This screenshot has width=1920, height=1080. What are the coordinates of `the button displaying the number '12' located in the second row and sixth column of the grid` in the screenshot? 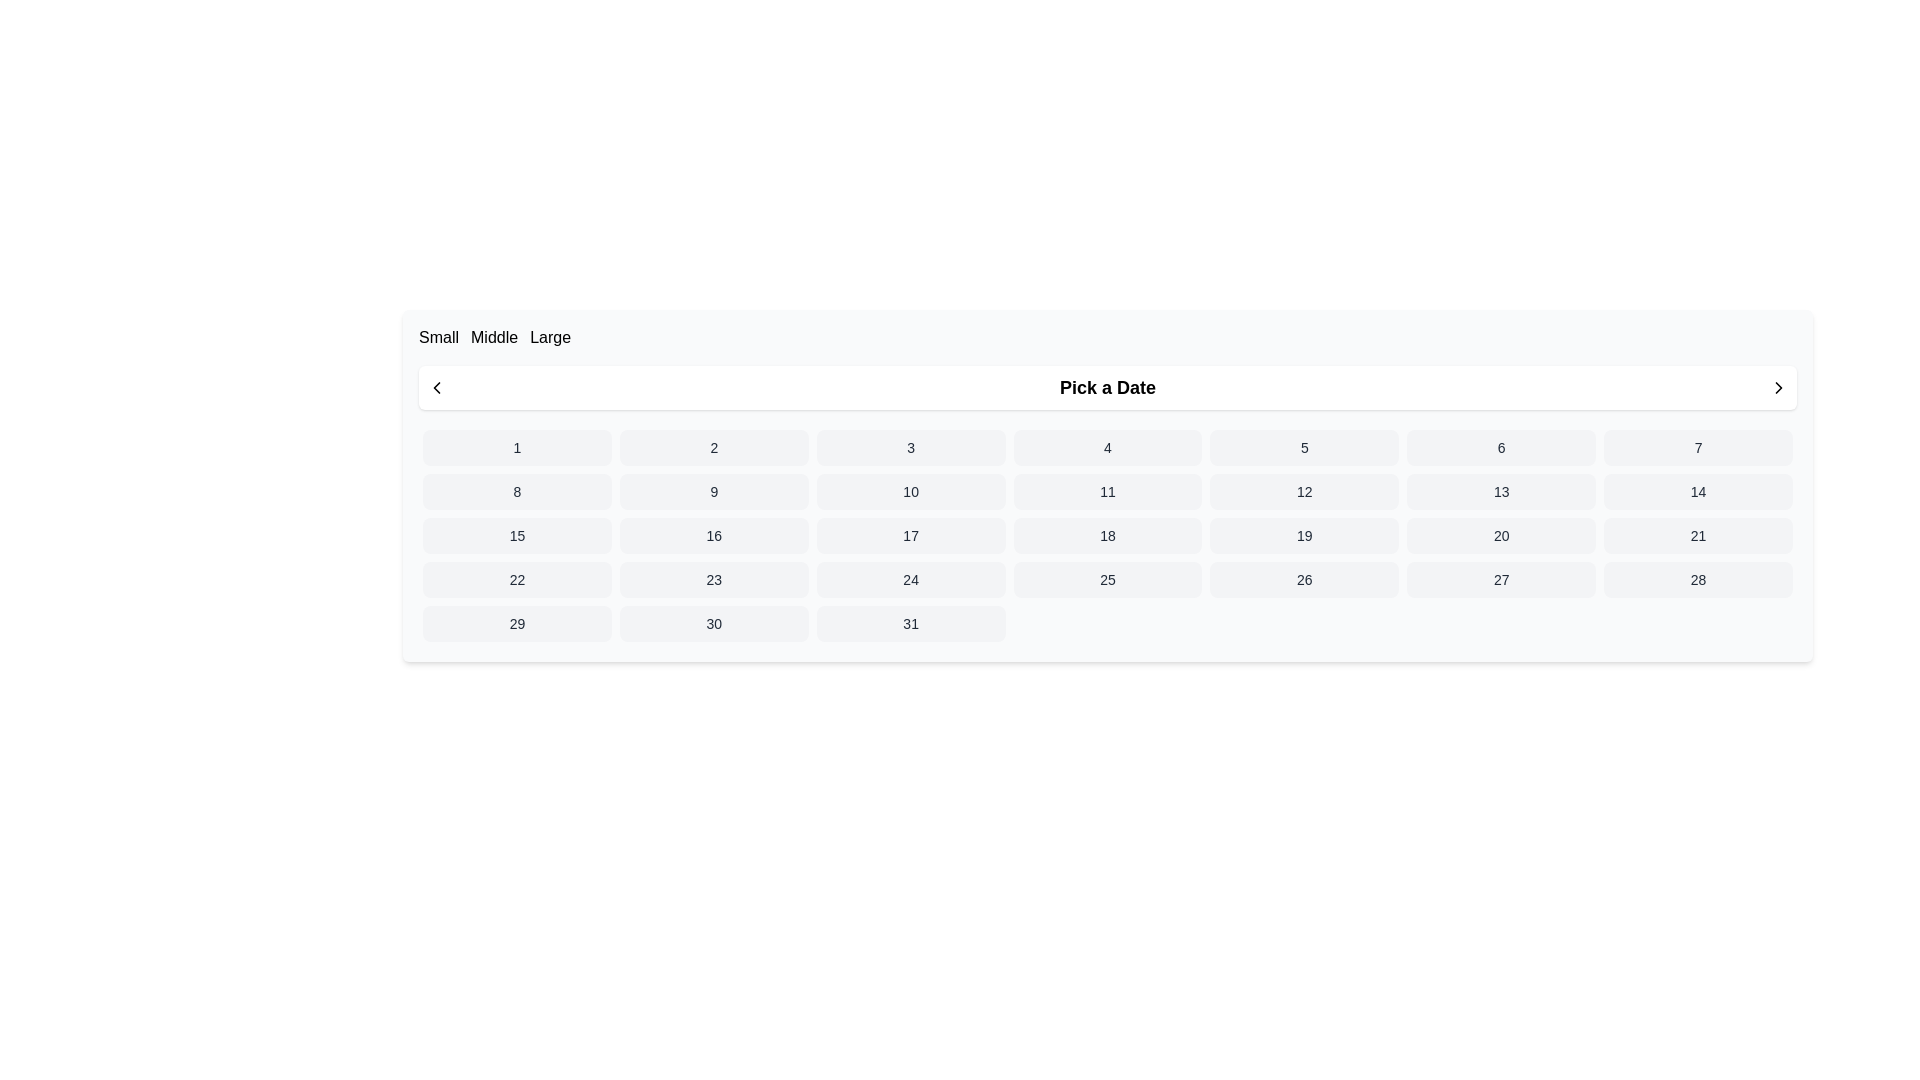 It's located at (1304, 492).